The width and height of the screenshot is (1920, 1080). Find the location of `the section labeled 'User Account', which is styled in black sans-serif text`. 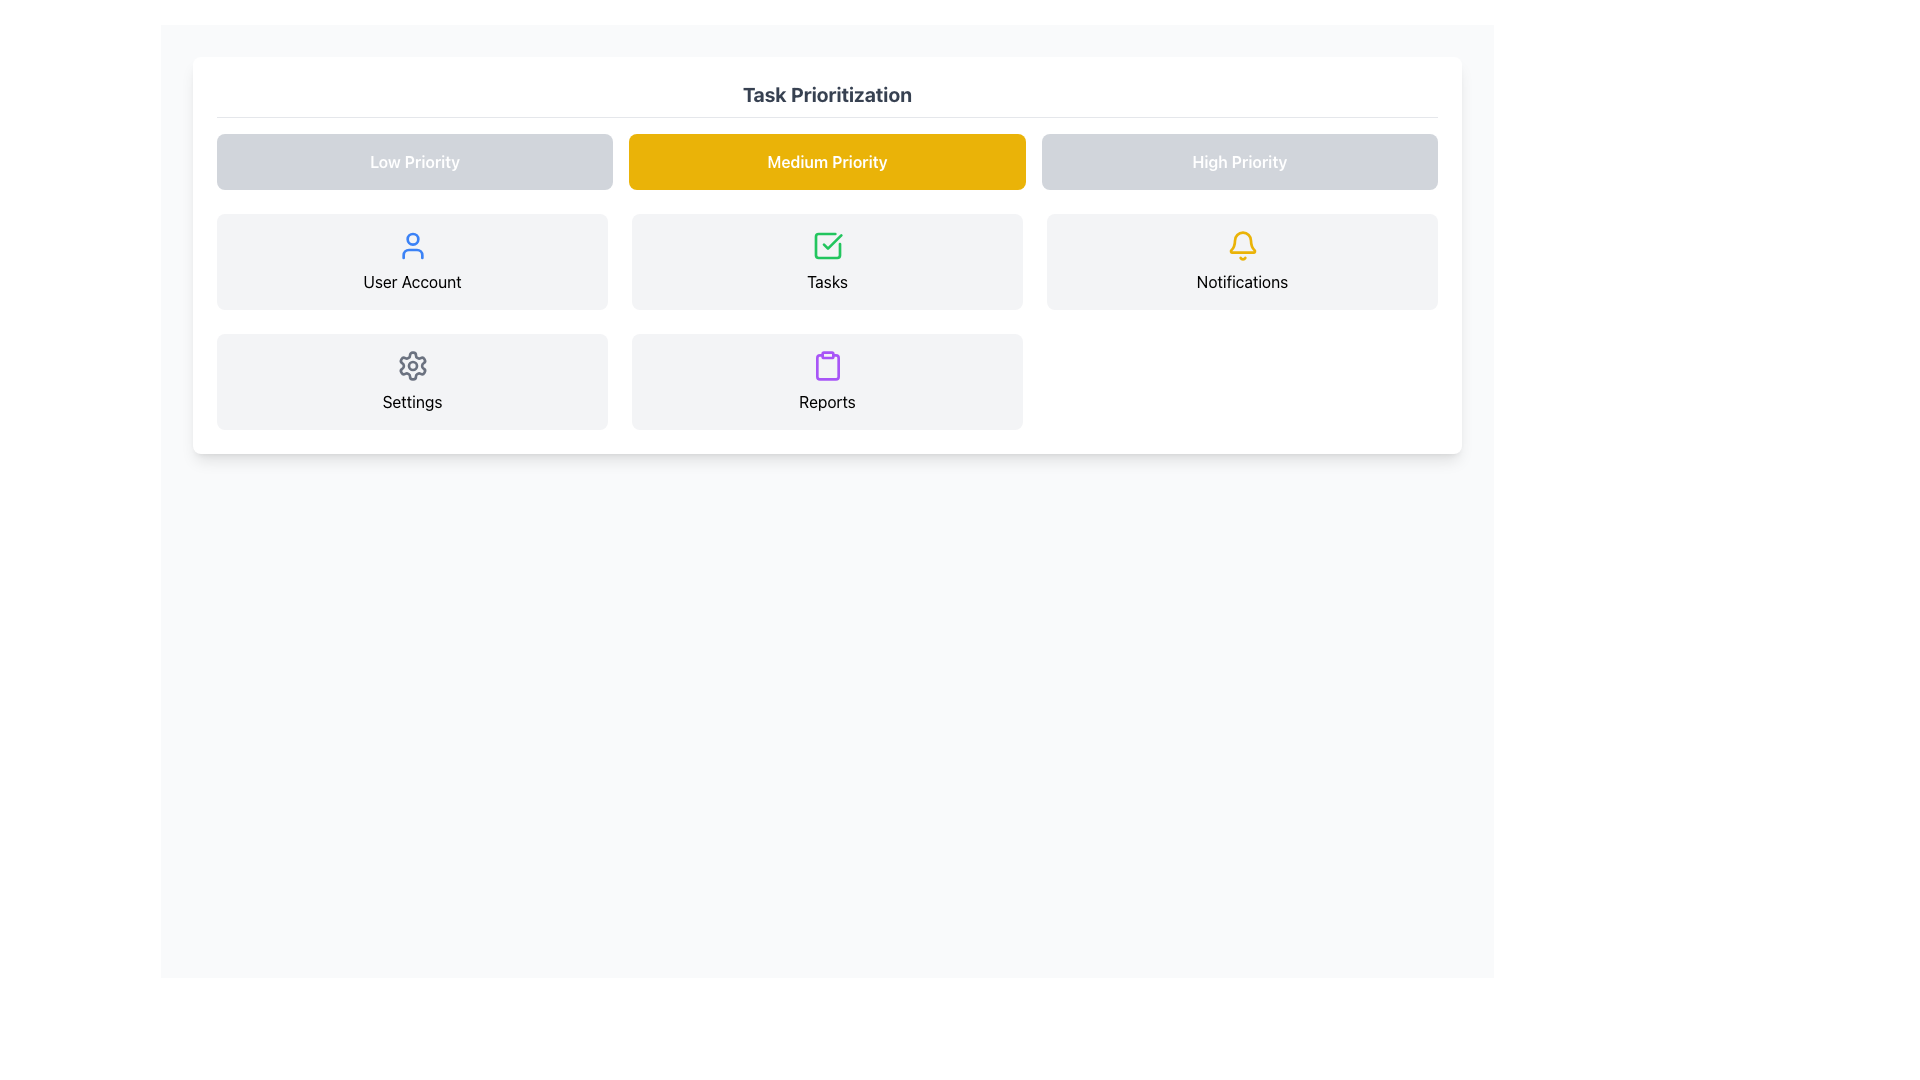

the section labeled 'User Account', which is styled in black sans-serif text is located at coordinates (411, 281).